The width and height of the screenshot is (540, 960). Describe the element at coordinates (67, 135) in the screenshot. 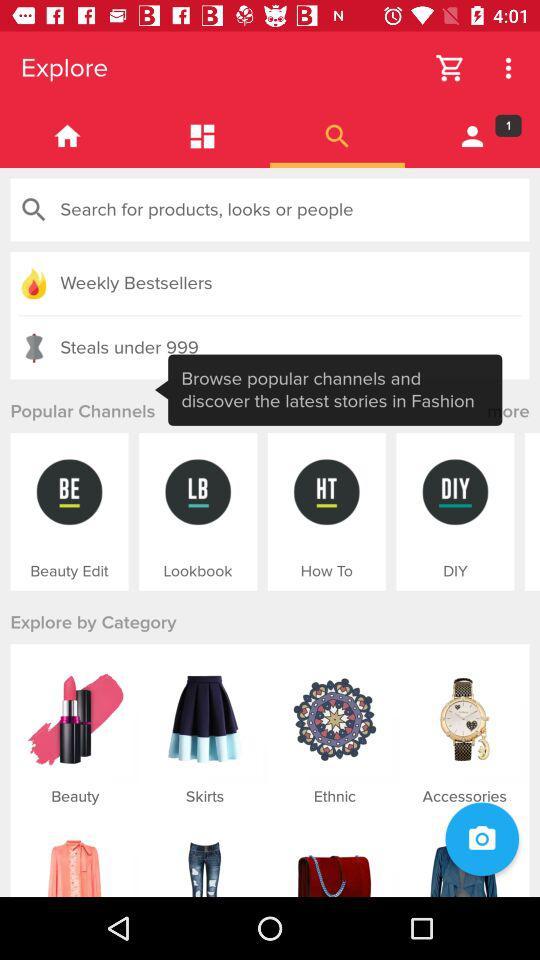

I see `go home` at that location.